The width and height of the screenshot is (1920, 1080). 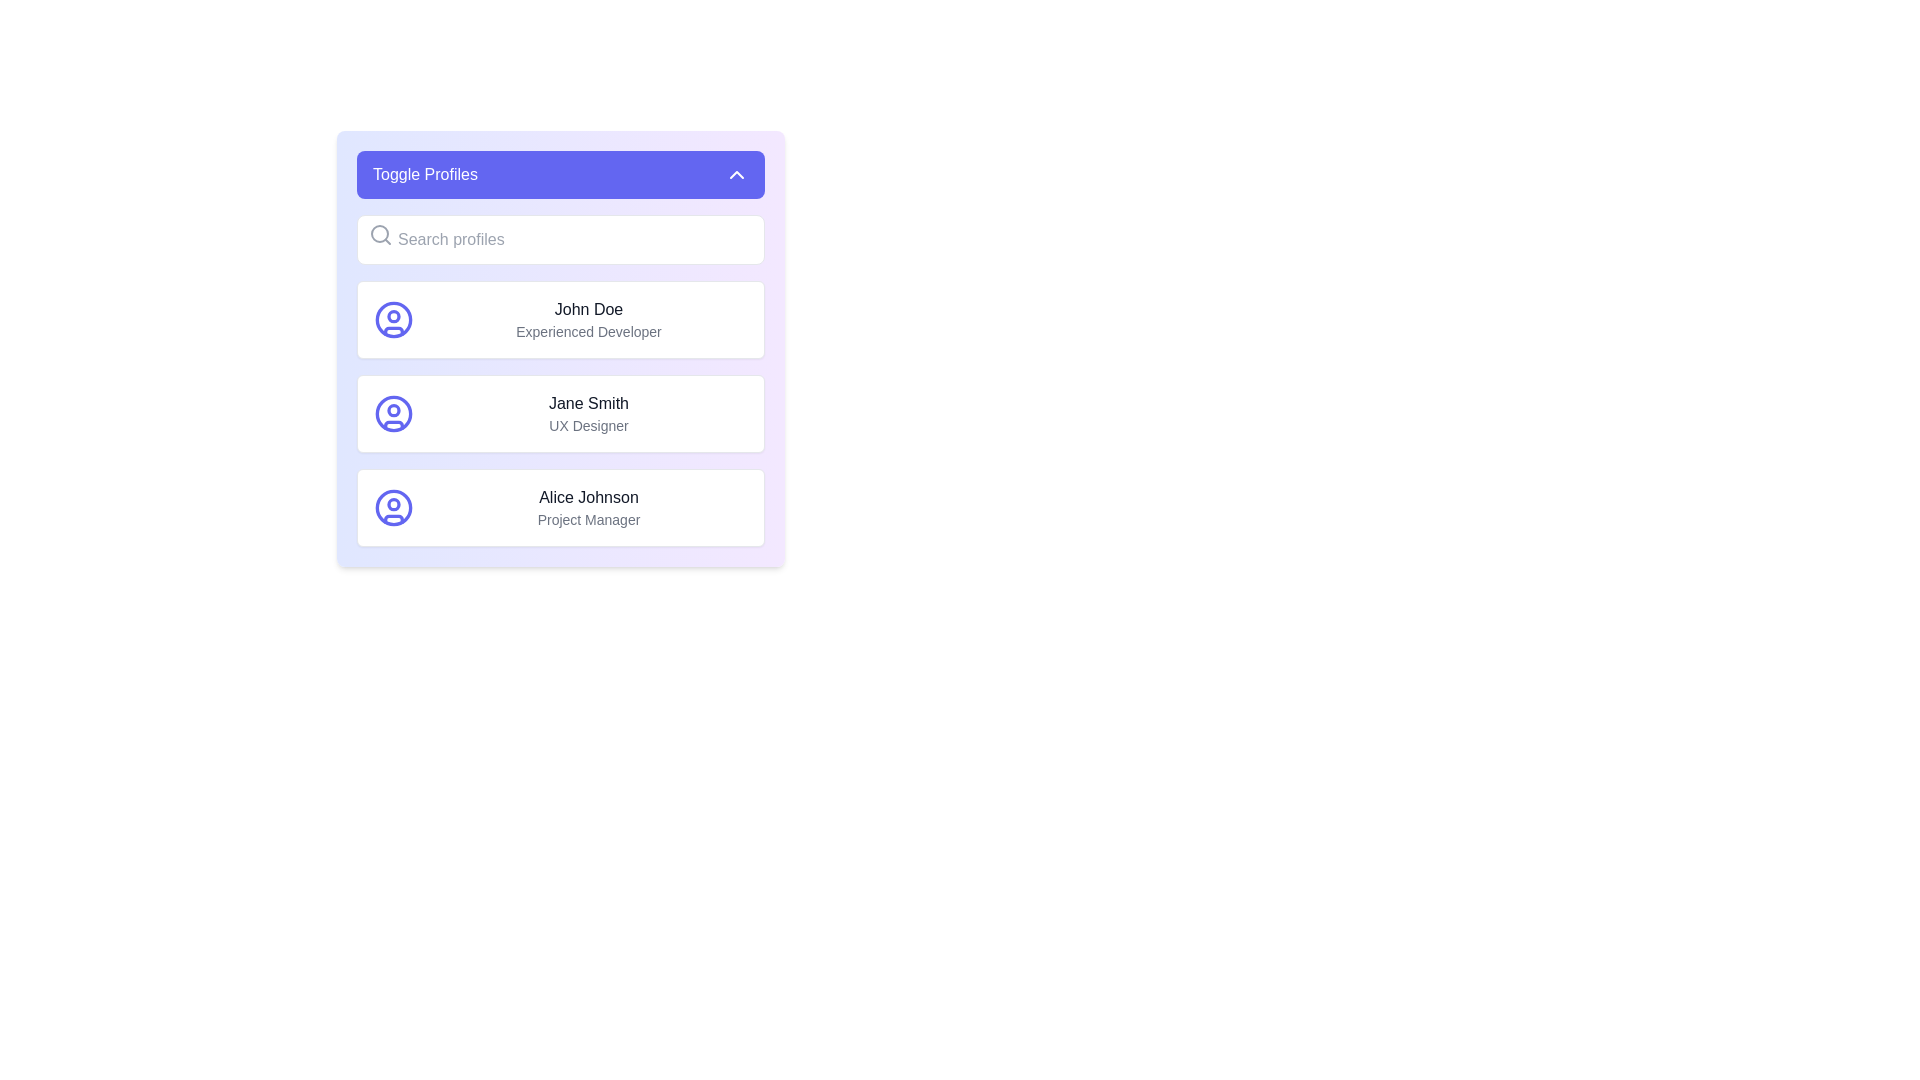 What do you see at coordinates (560, 412) in the screenshot?
I see `the 'Jane Smith' profile card, which represents her as a UX Designer` at bounding box center [560, 412].